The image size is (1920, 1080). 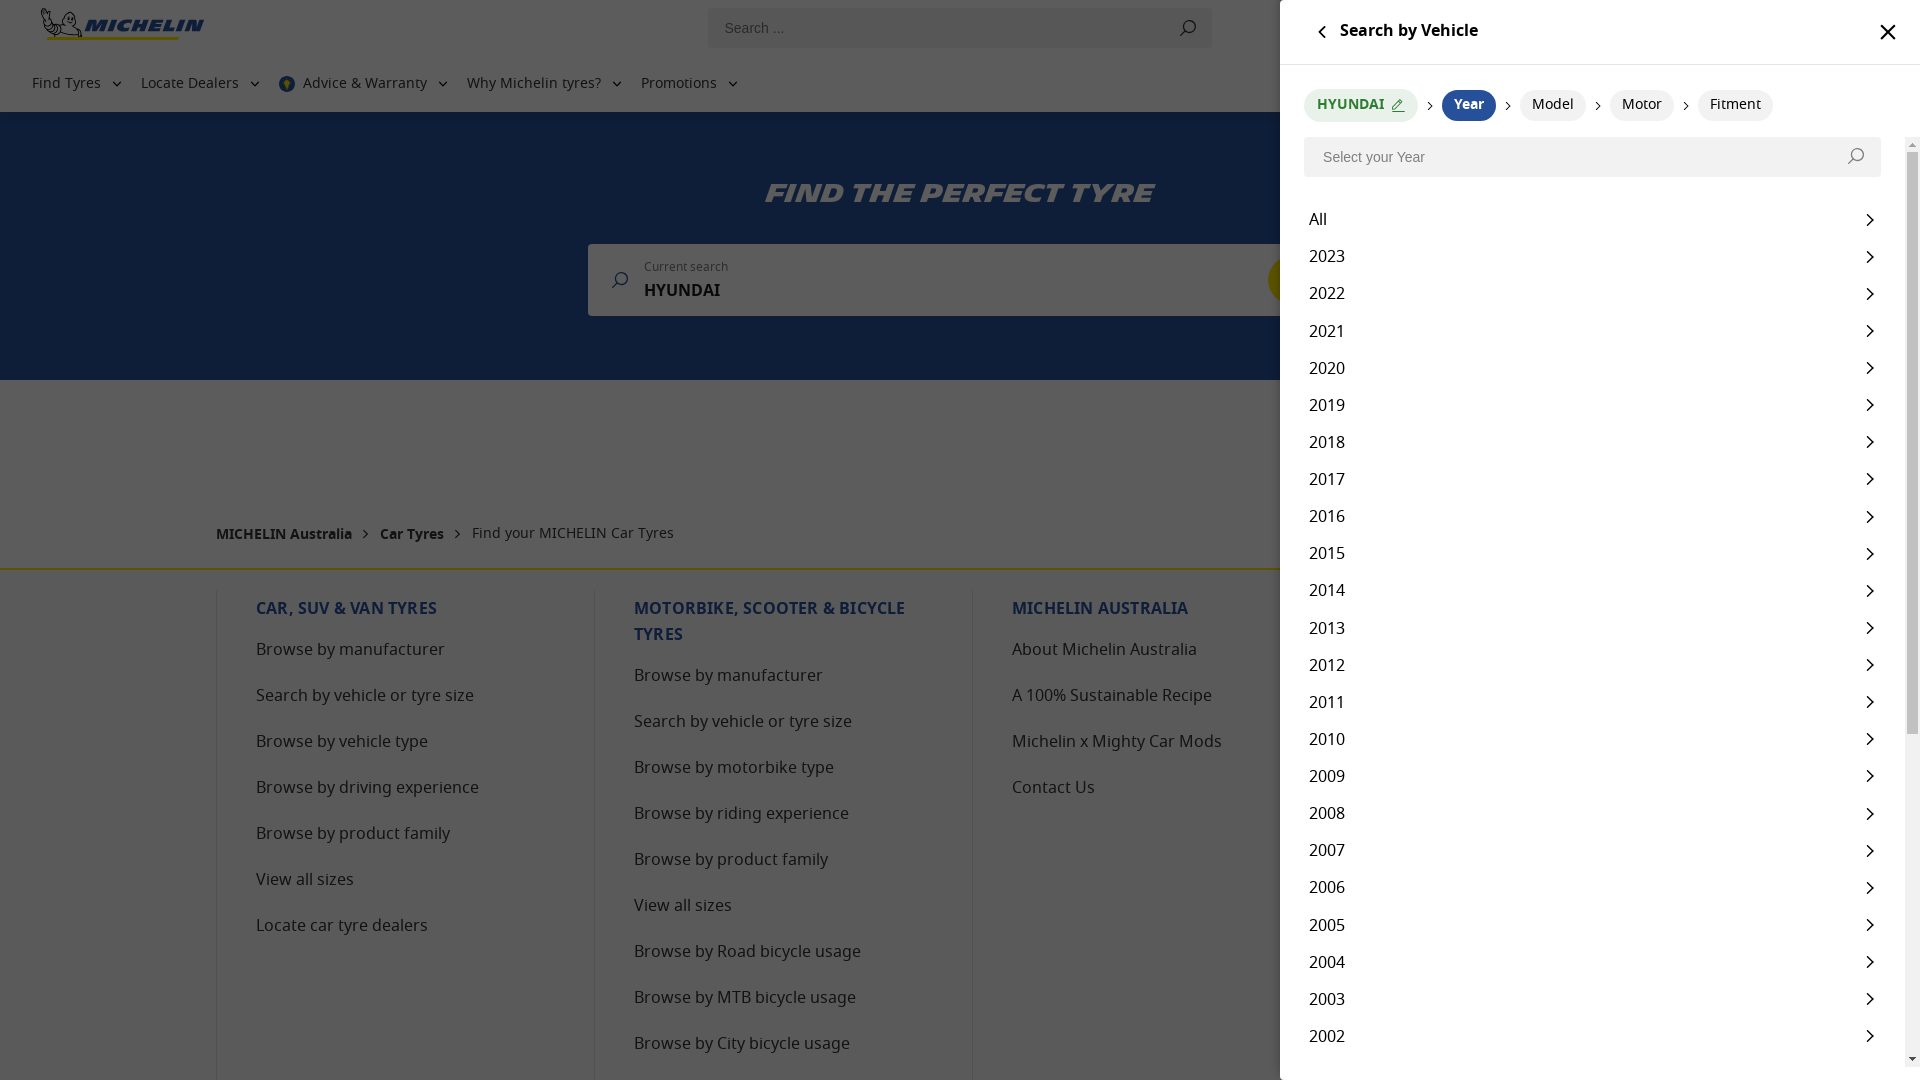 I want to click on '2008', so click(x=1591, y=813).